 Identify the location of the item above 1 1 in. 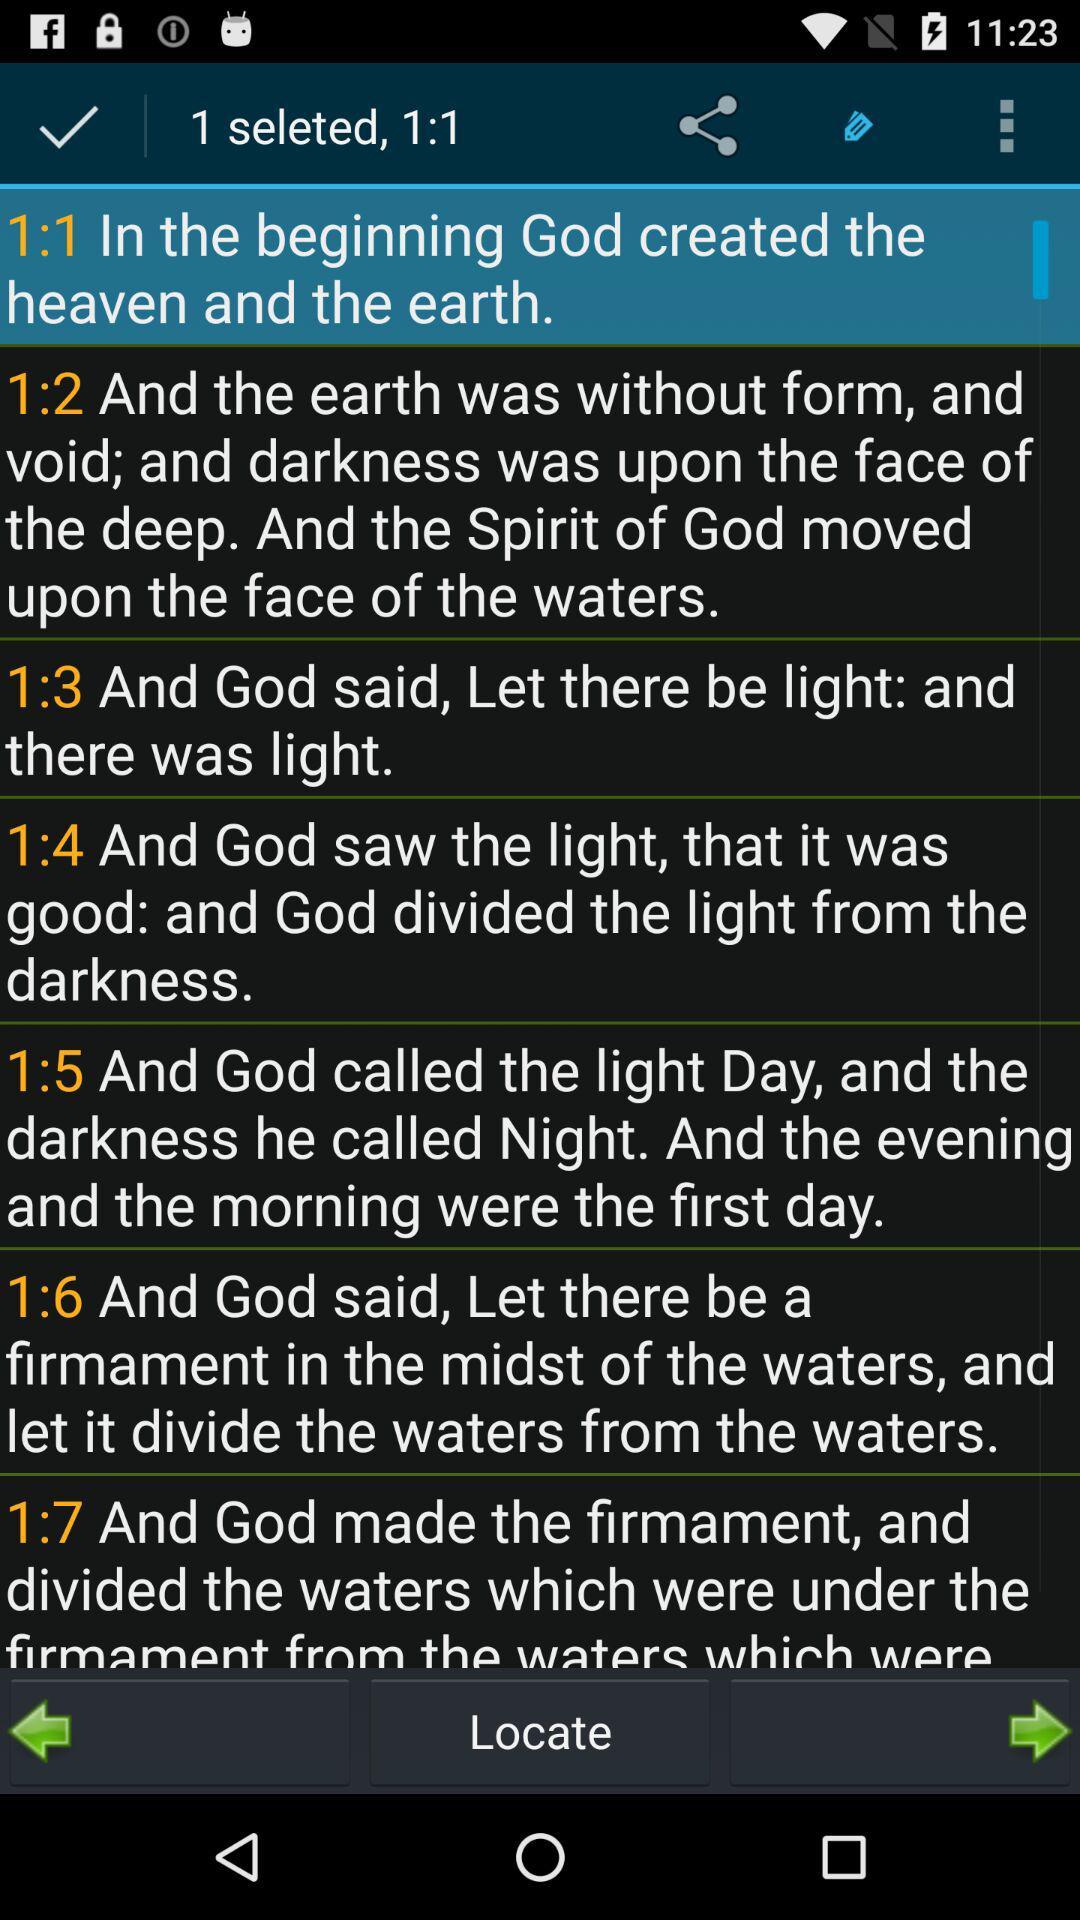
(711, 124).